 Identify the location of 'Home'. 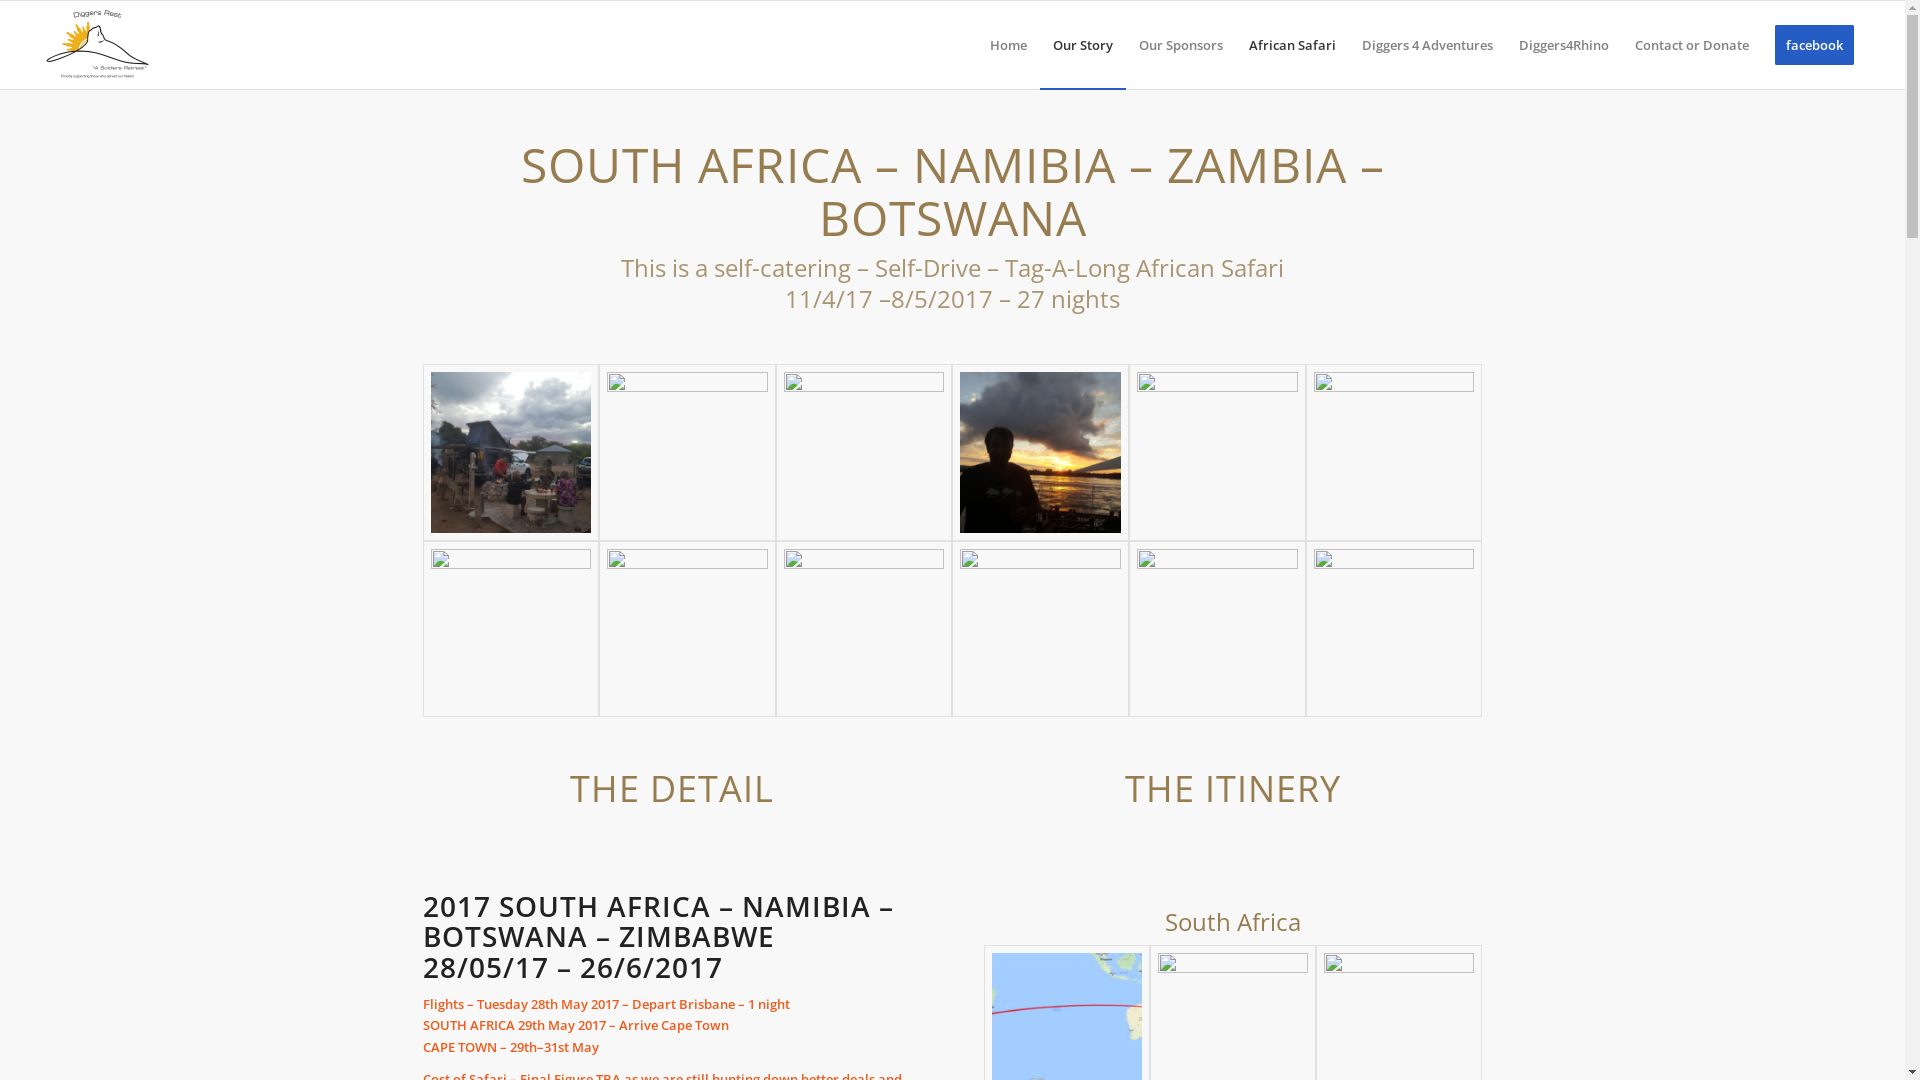
(977, 45).